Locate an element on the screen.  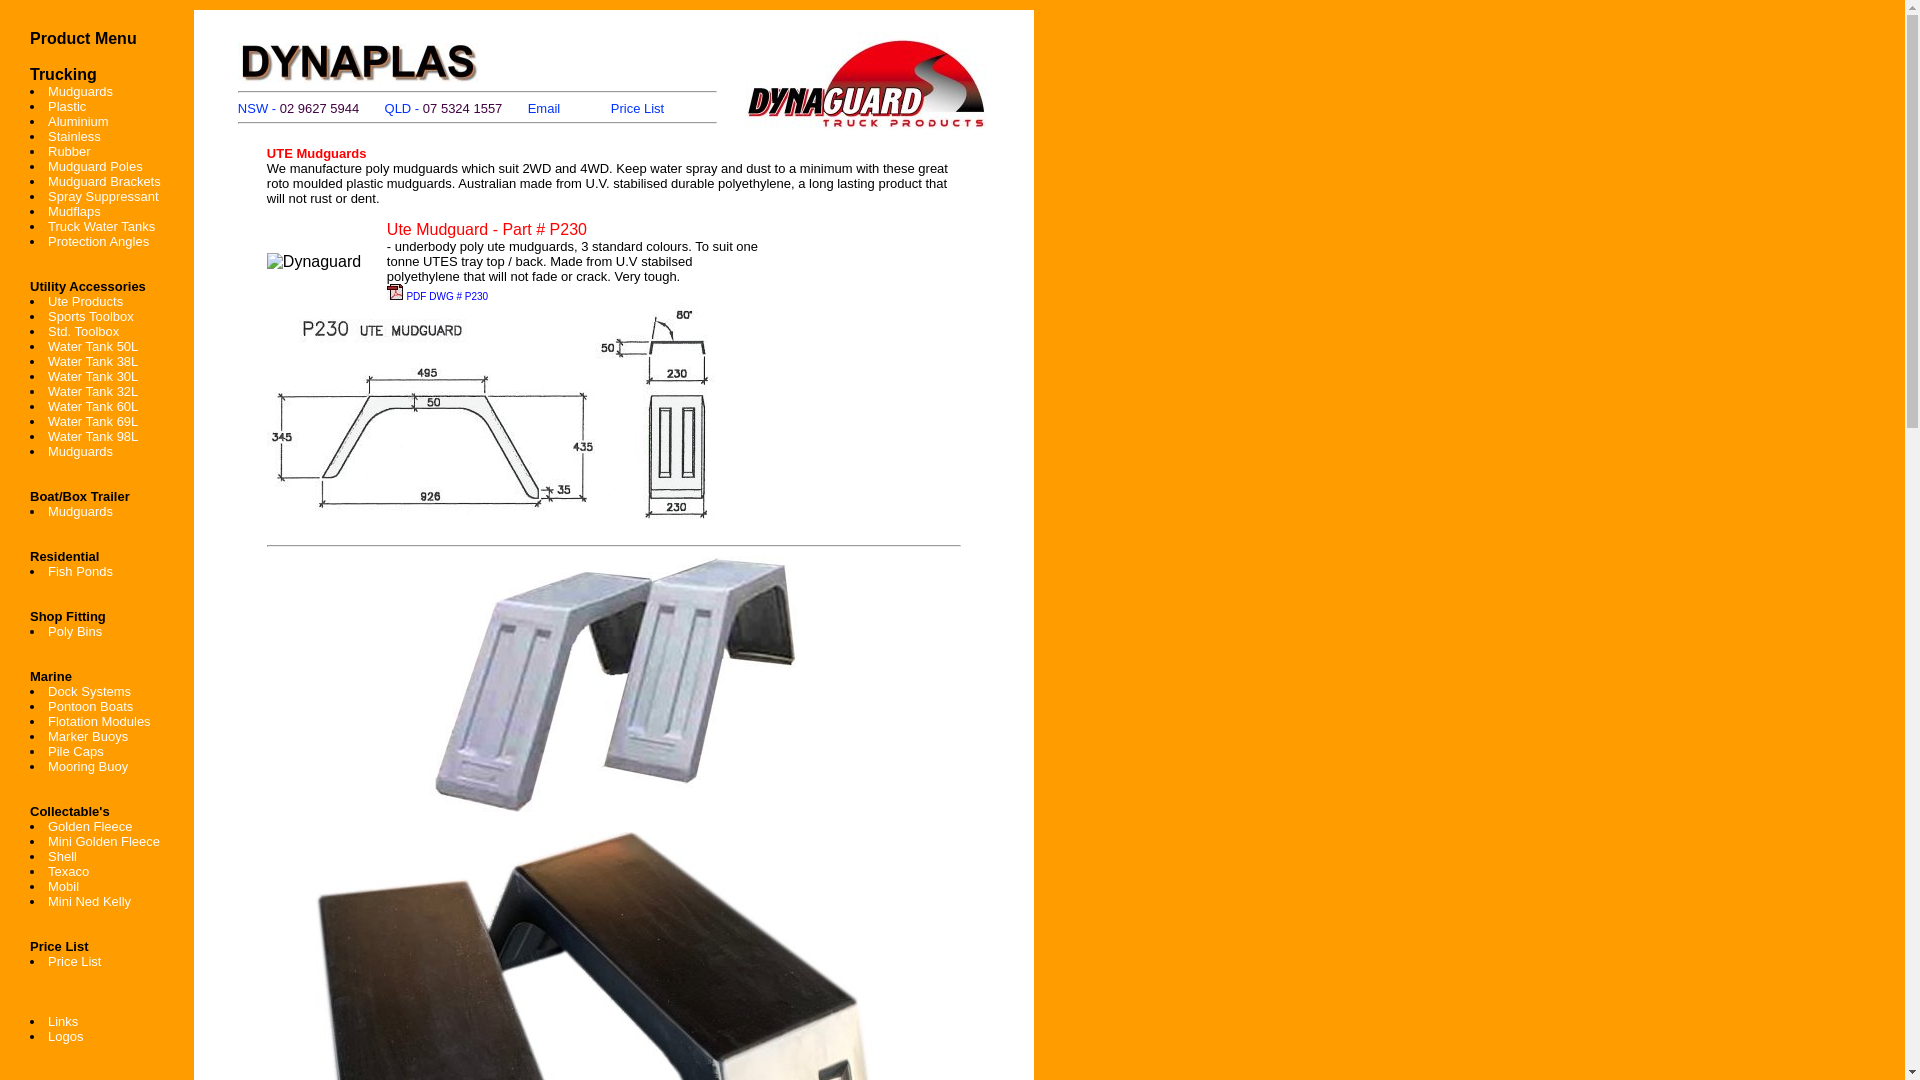
'Pile Caps' is located at coordinates (76, 751).